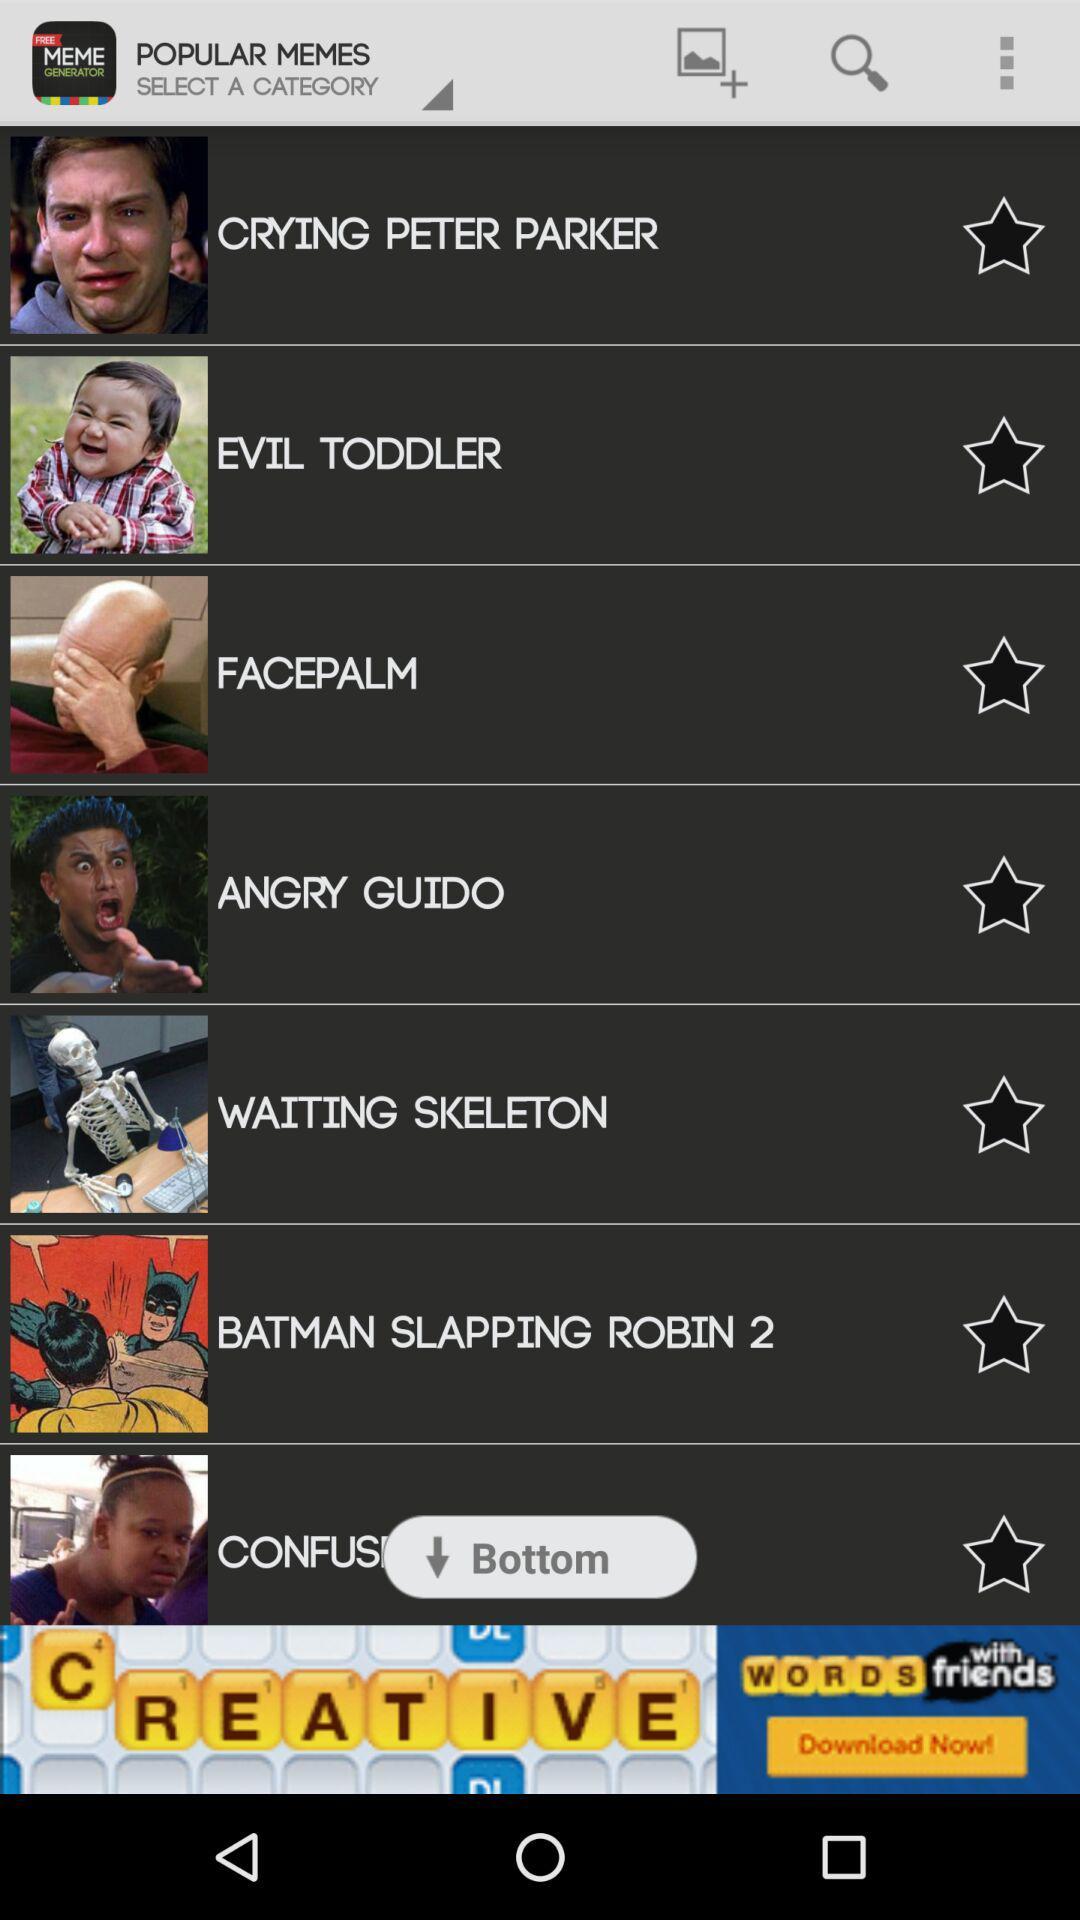 The height and width of the screenshot is (1920, 1080). Describe the element at coordinates (1003, 674) in the screenshot. I see `this meme` at that location.